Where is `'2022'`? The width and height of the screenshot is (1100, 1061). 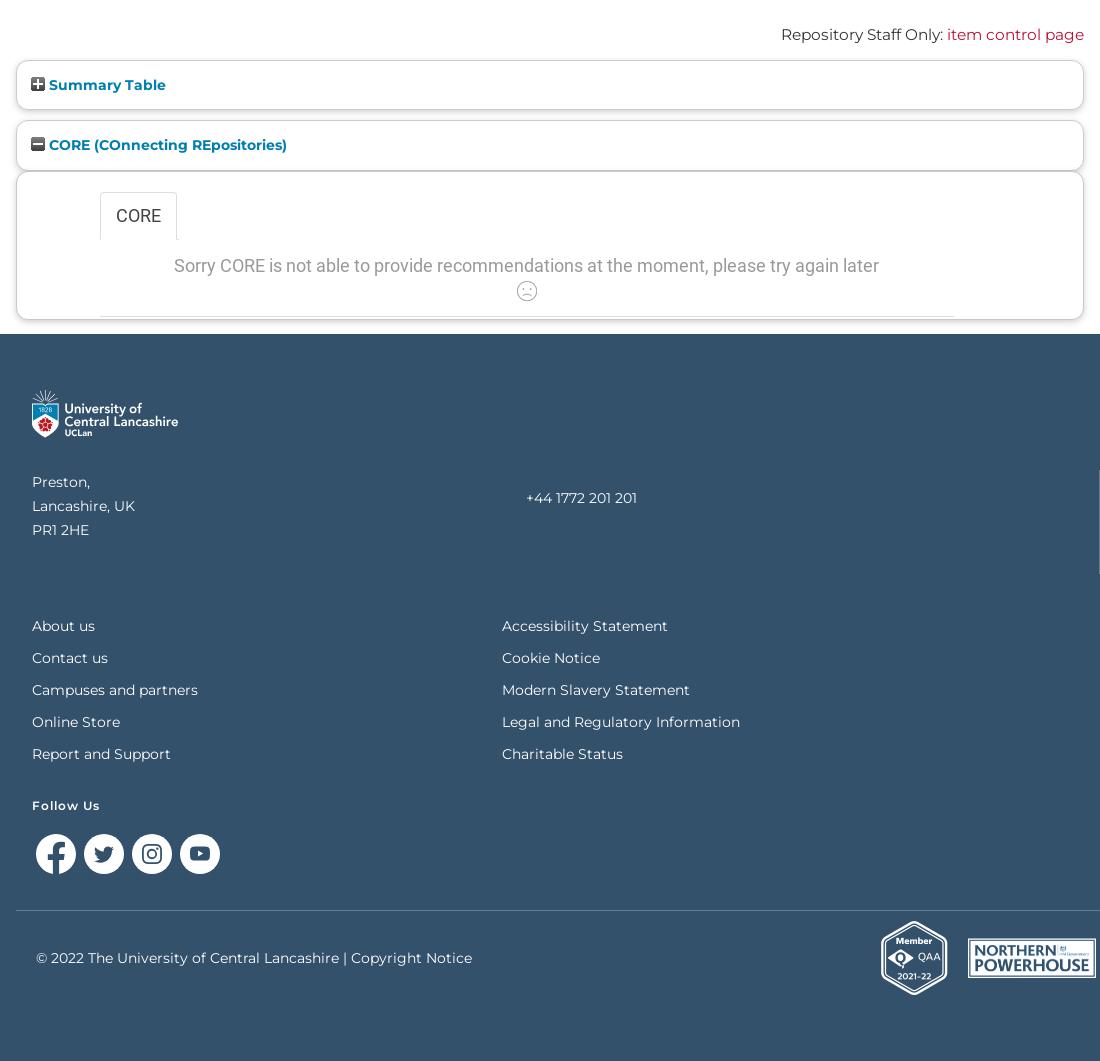 '2022' is located at coordinates (50, 956).